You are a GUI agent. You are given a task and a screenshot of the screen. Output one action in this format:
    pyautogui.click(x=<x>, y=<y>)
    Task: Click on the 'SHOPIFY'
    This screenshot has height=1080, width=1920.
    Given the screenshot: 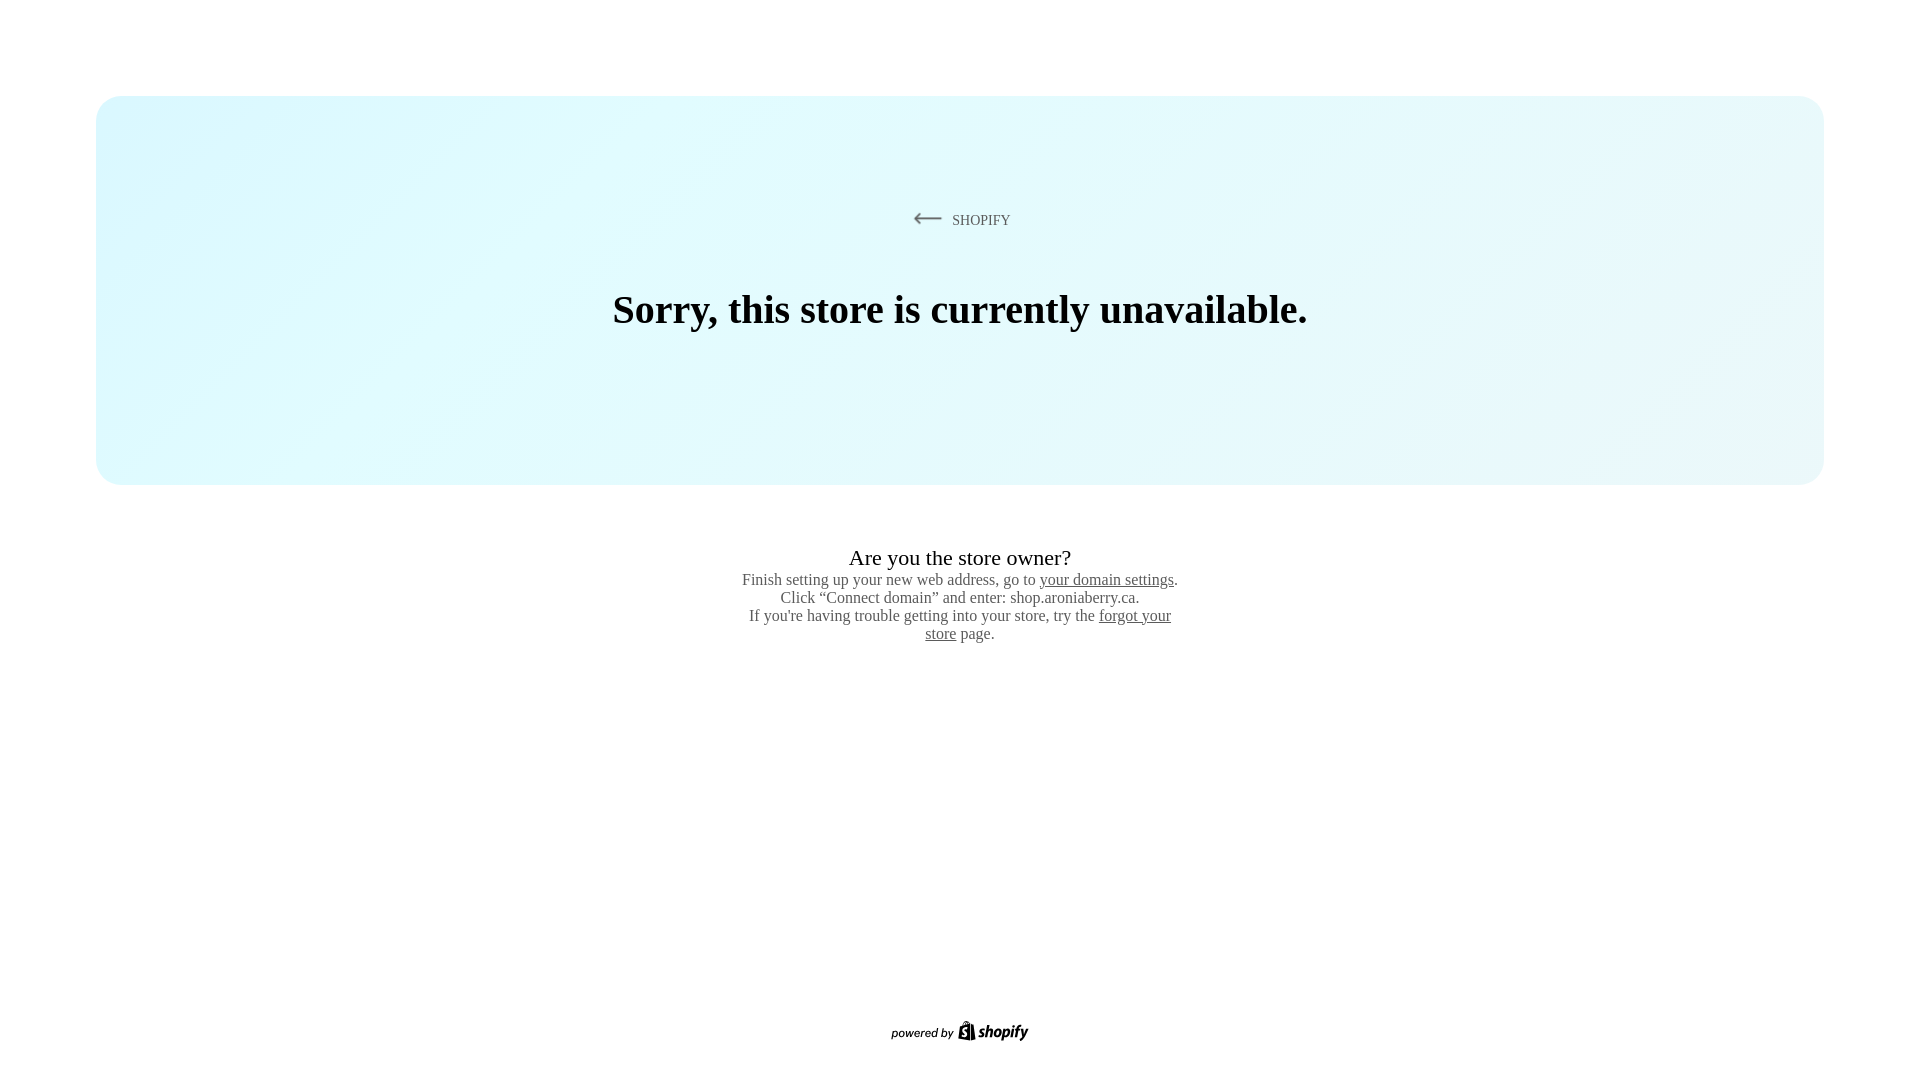 What is the action you would take?
    pyautogui.click(x=958, y=219)
    